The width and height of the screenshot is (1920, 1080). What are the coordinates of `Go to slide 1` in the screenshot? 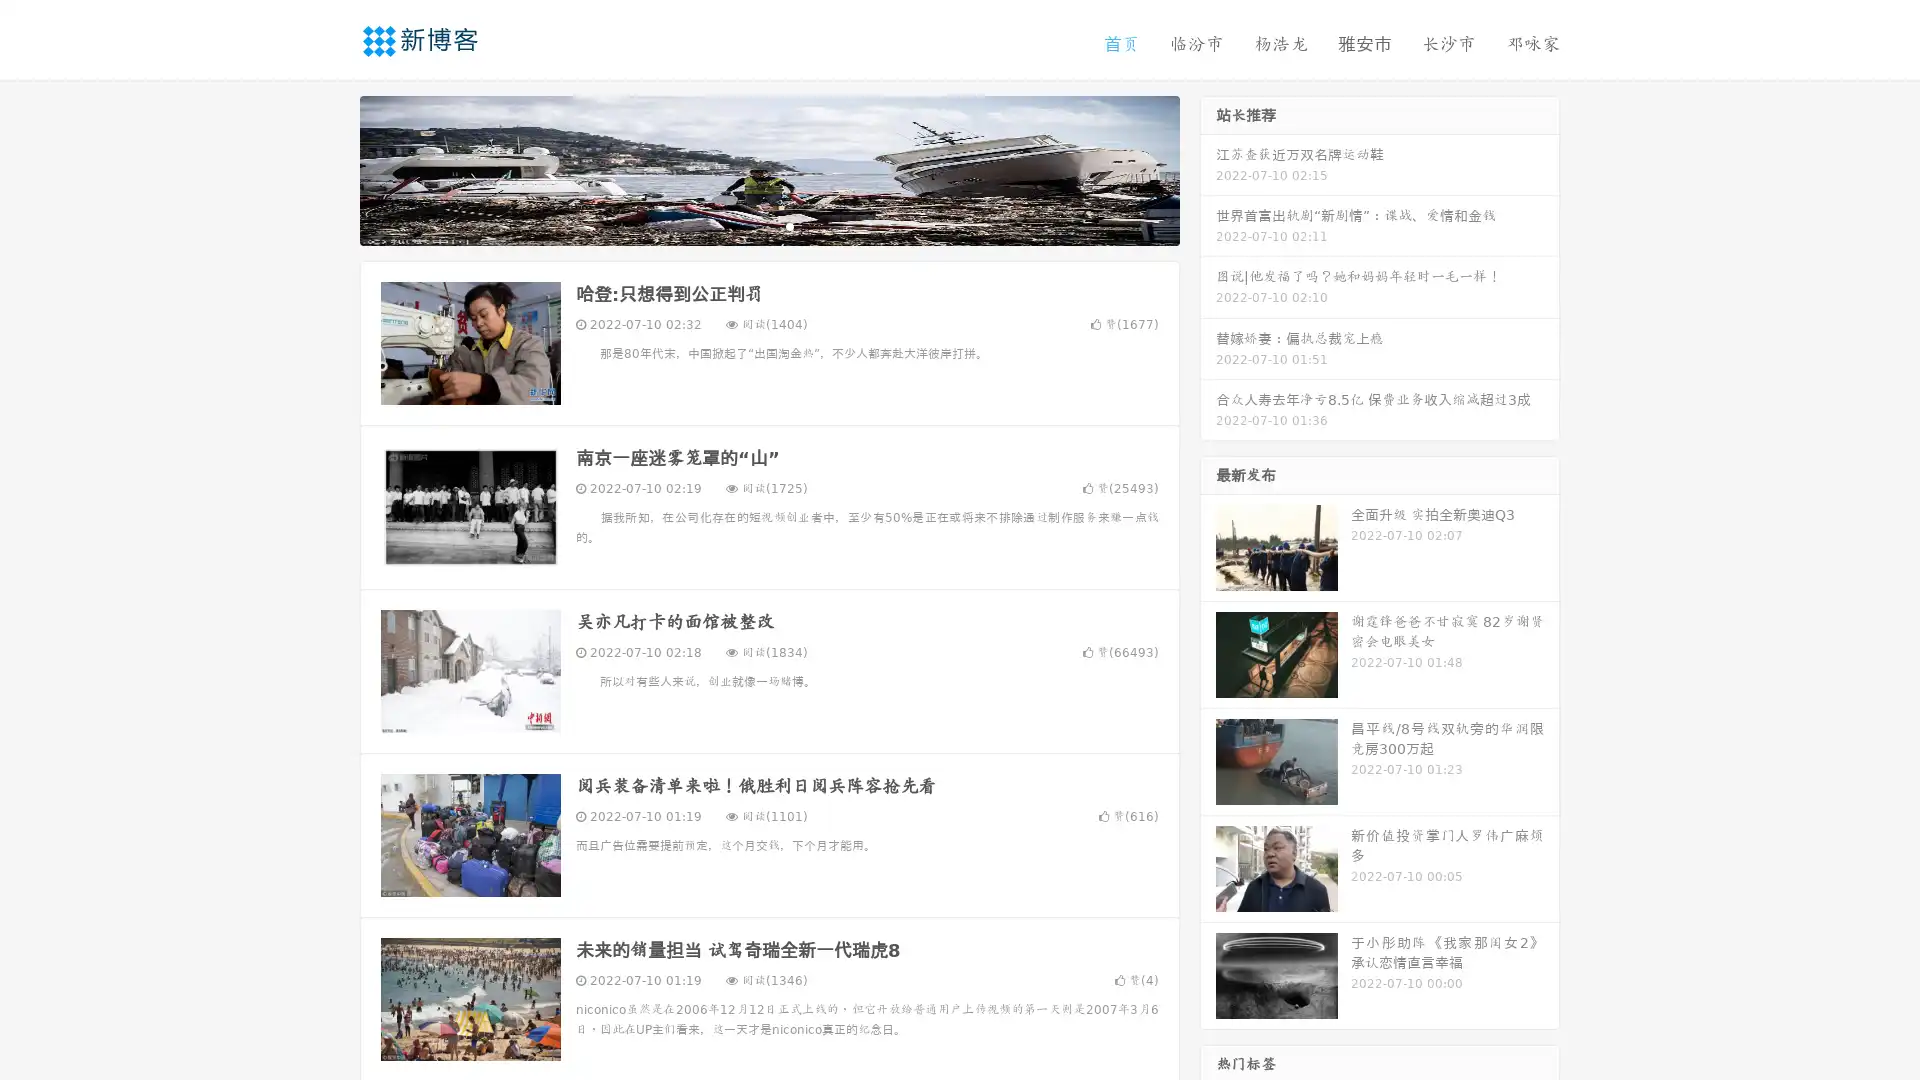 It's located at (748, 225).